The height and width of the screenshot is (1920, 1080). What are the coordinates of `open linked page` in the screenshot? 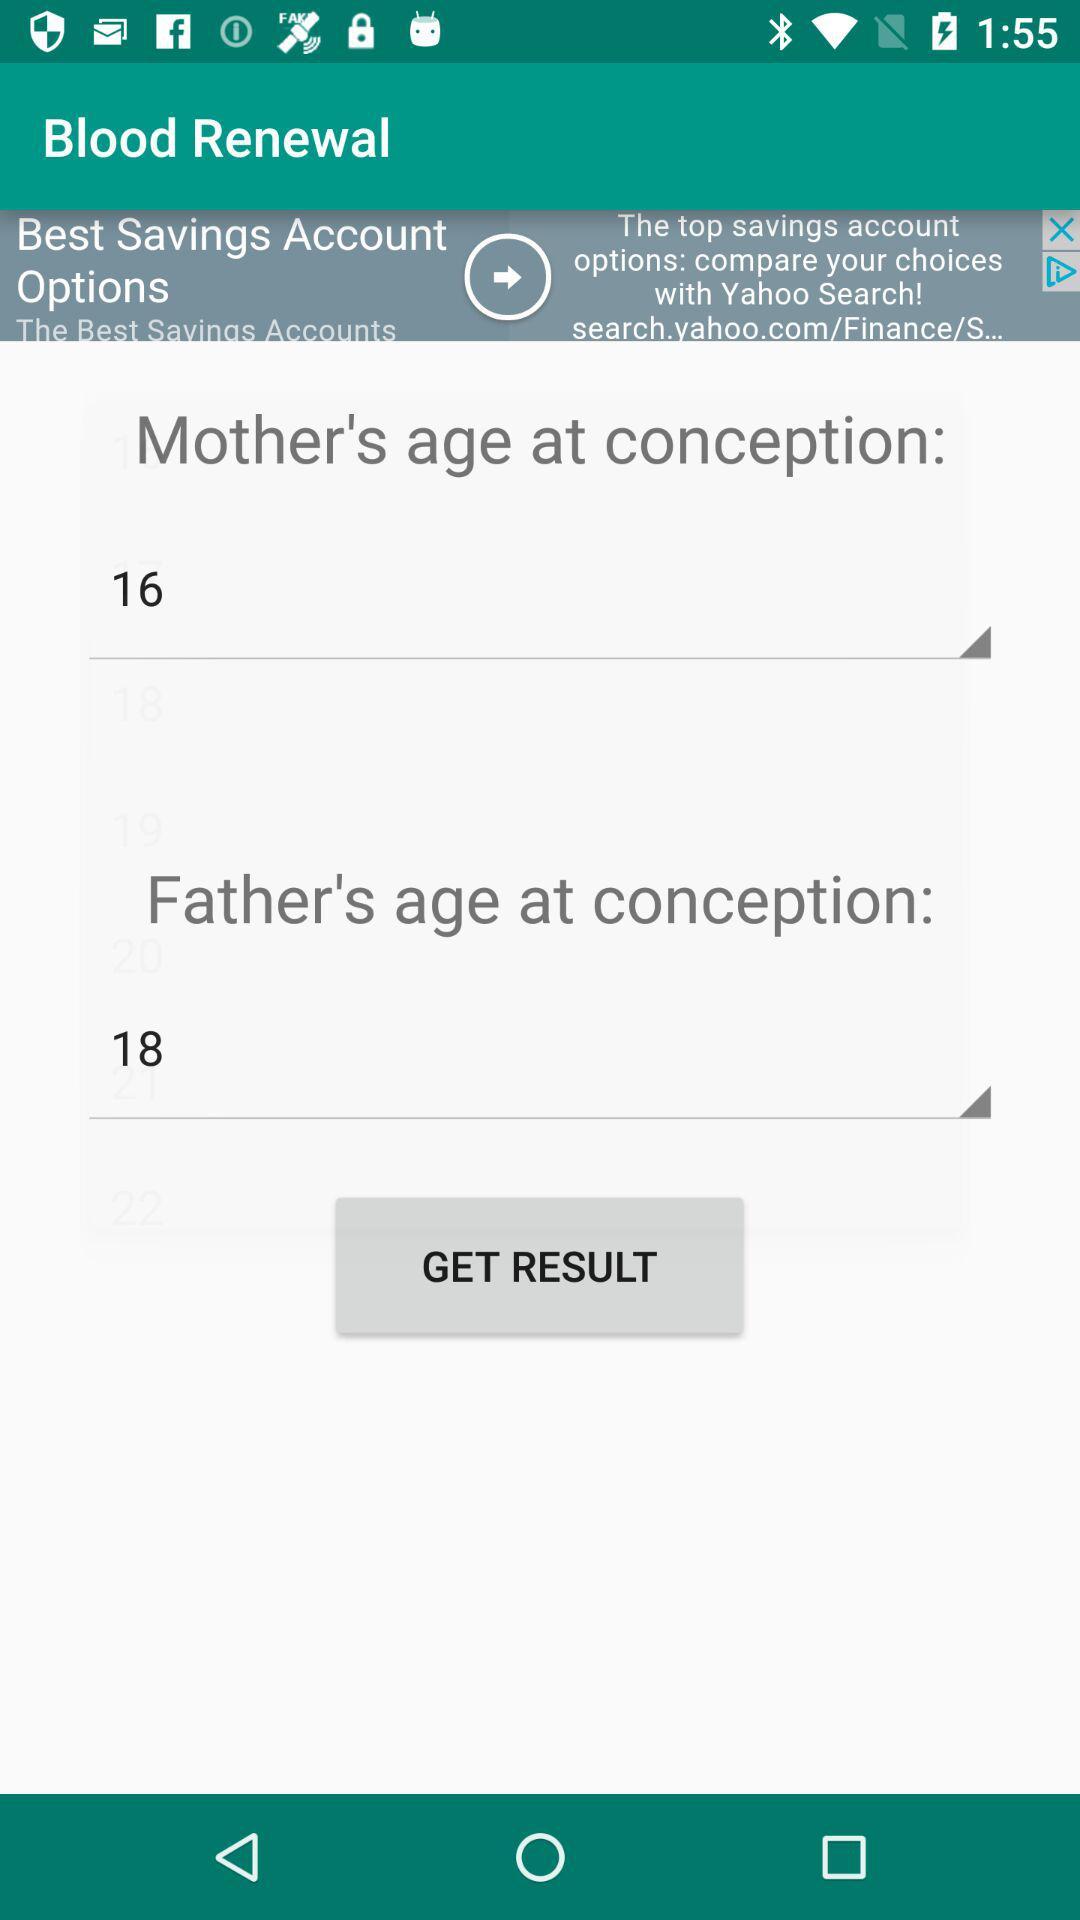 It's located at (540, 274).